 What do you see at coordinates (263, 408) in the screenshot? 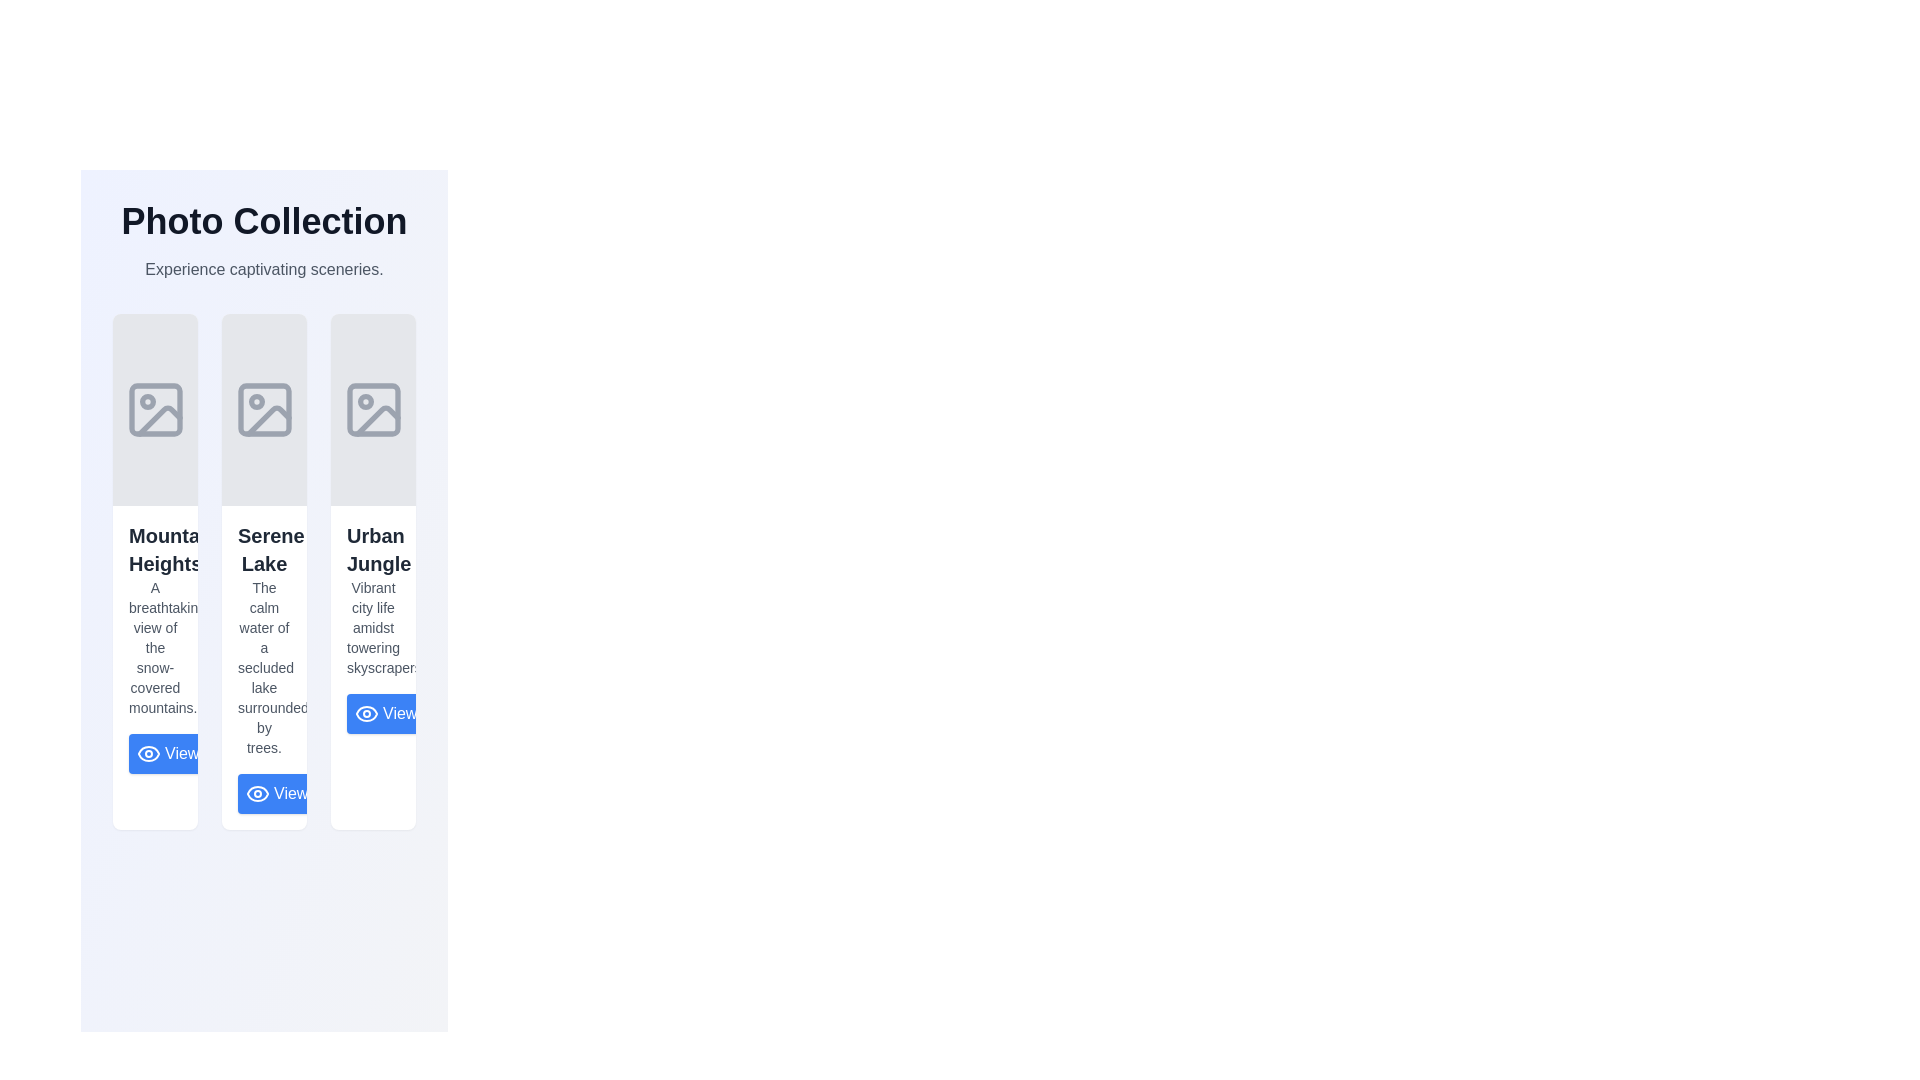
I see `the placeholder icon for an image located in the second tile above the label 'Serene Lake'` at bounding box center [263, 408].